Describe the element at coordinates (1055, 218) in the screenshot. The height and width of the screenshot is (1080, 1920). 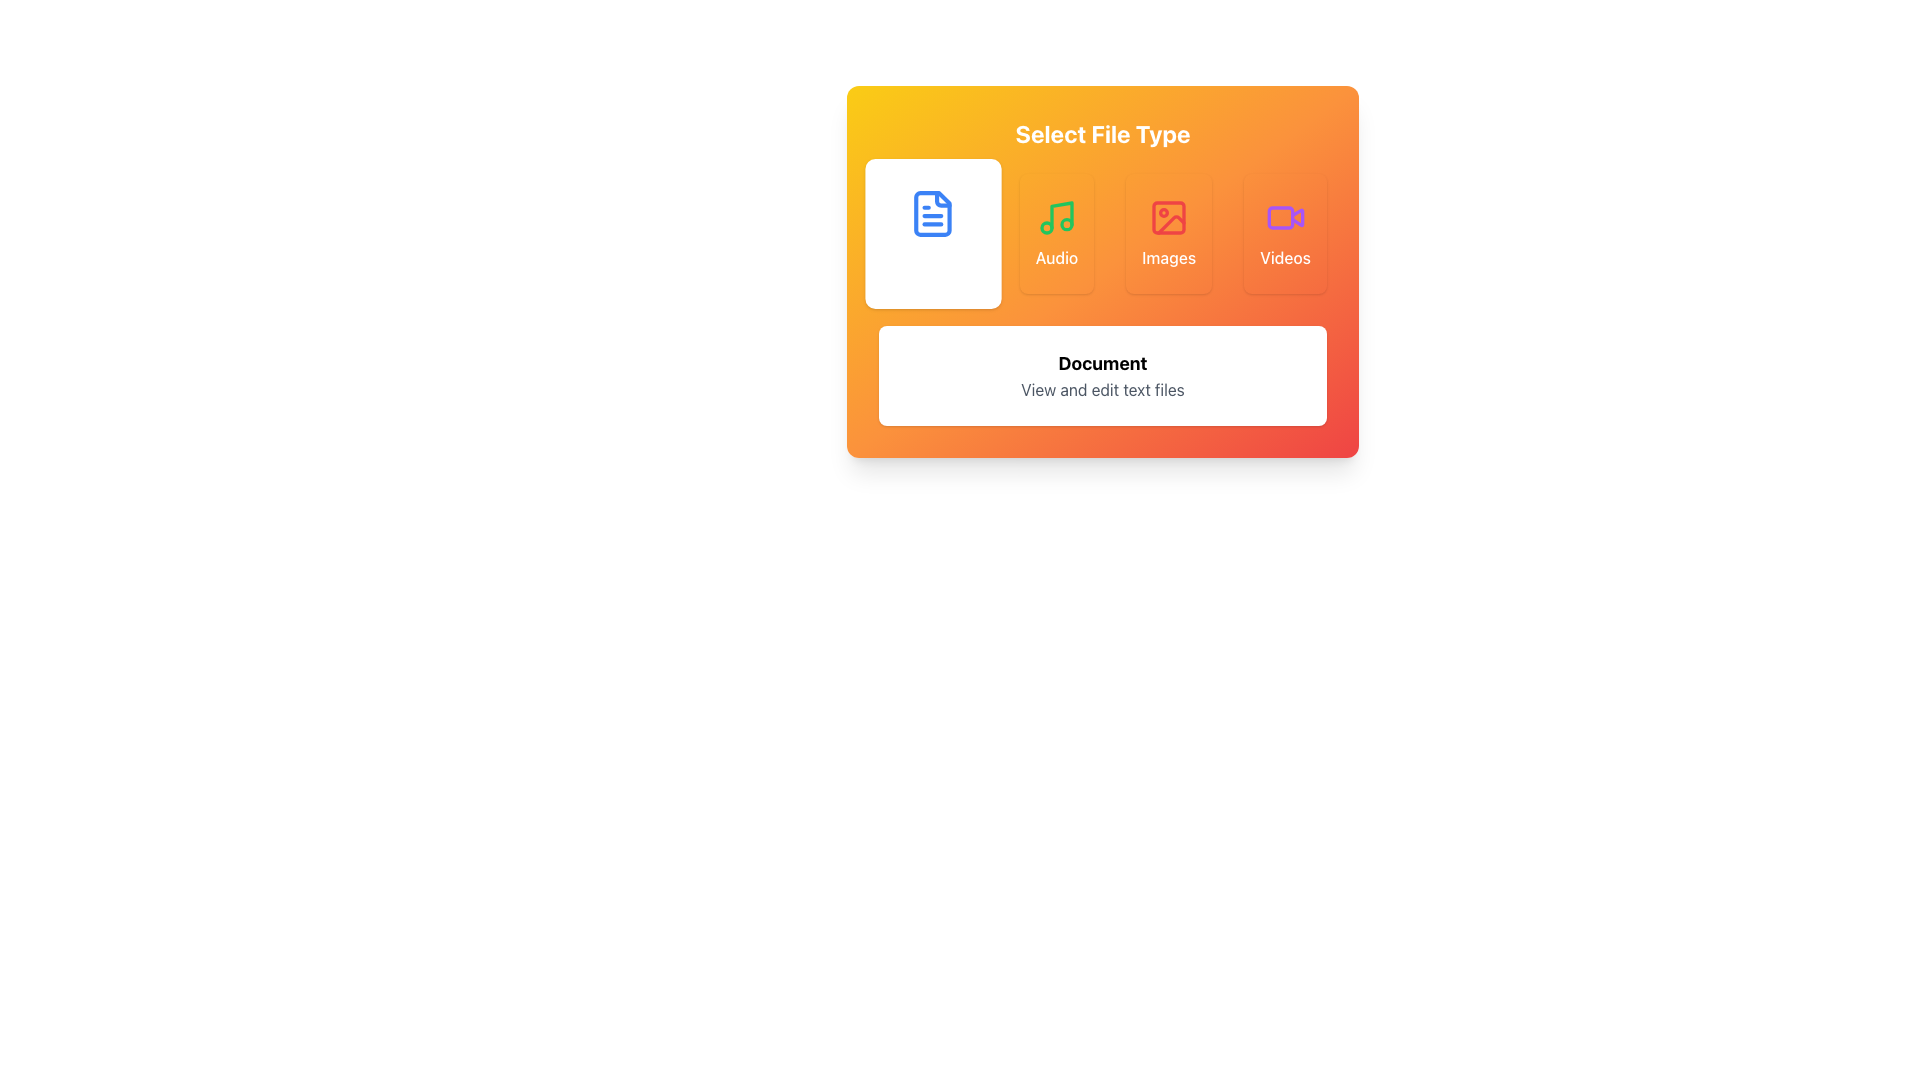
I see `the 'Audio' icon in the selection panel, which is visually represented as an SVG image located to the right of the first option and to the left of the Images option` at that location.